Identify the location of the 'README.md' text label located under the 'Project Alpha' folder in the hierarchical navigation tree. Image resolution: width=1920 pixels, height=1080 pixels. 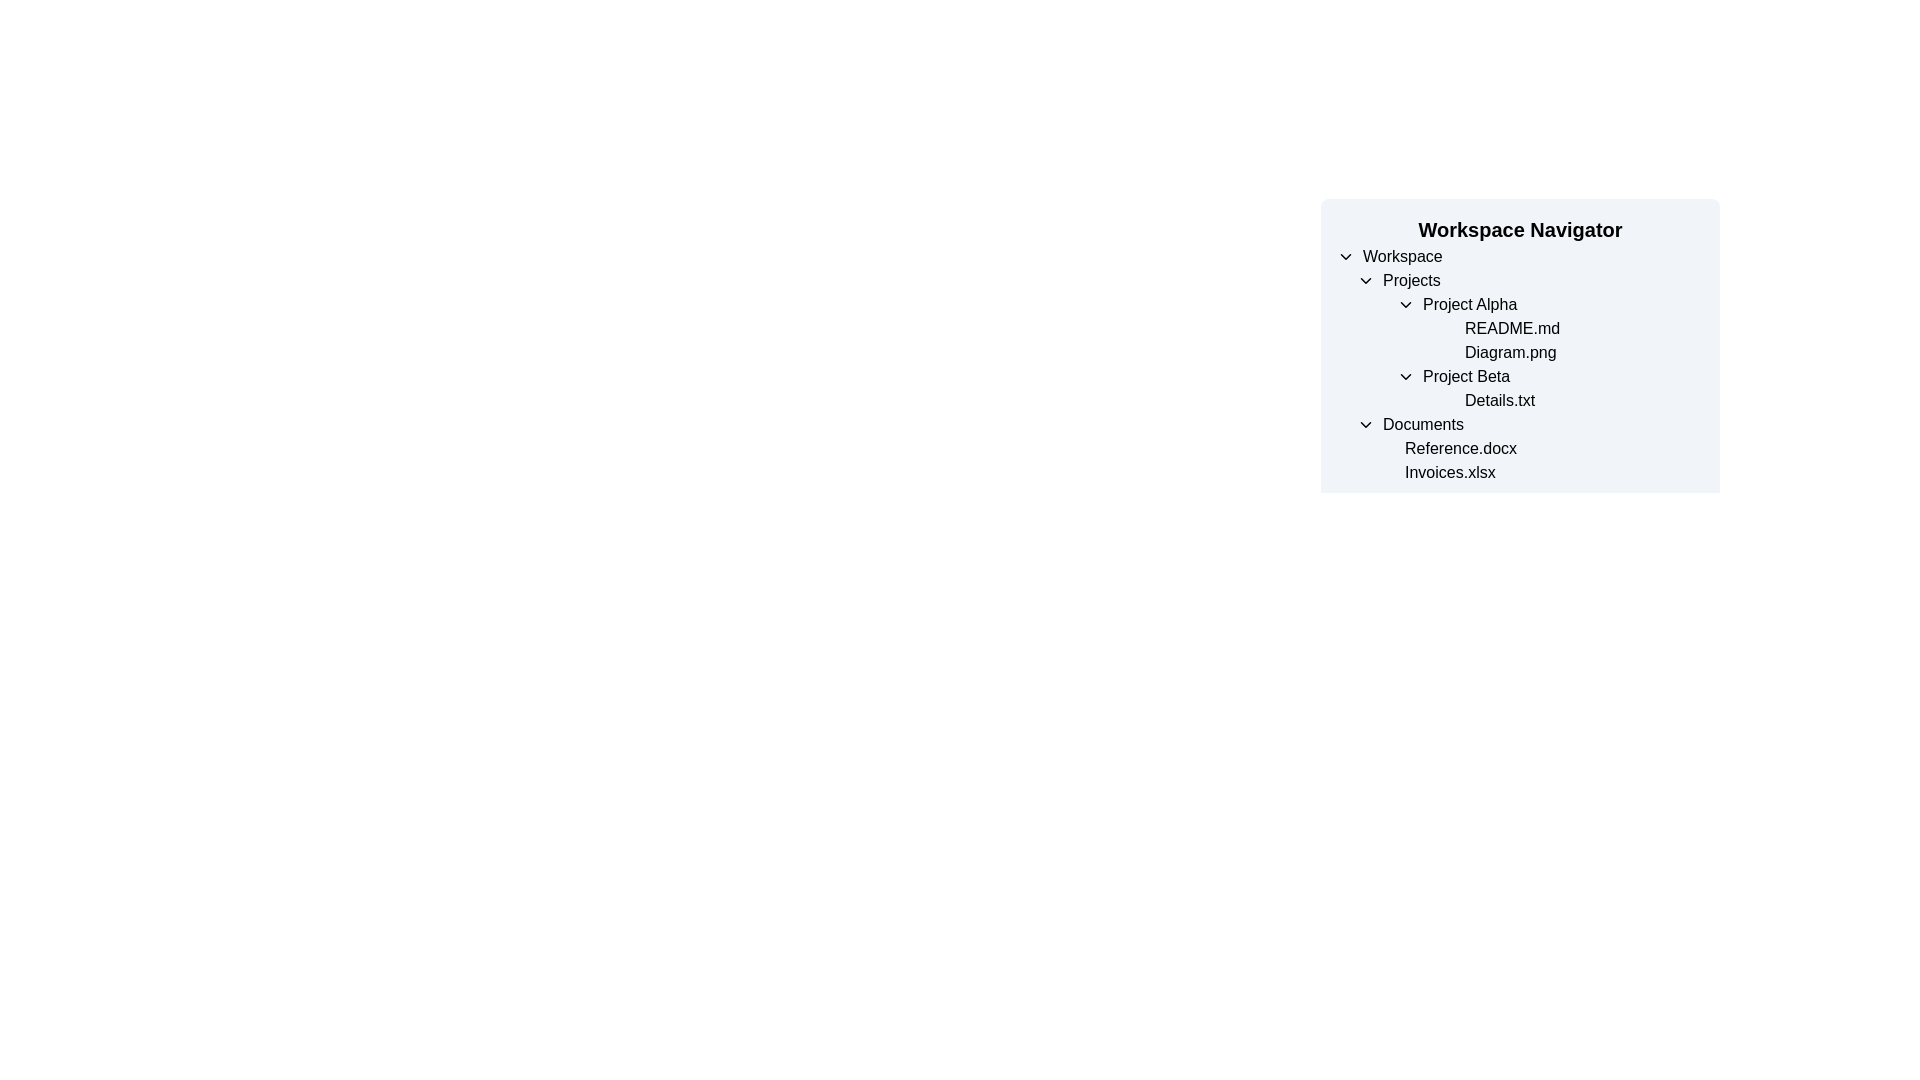
(1549, 327).